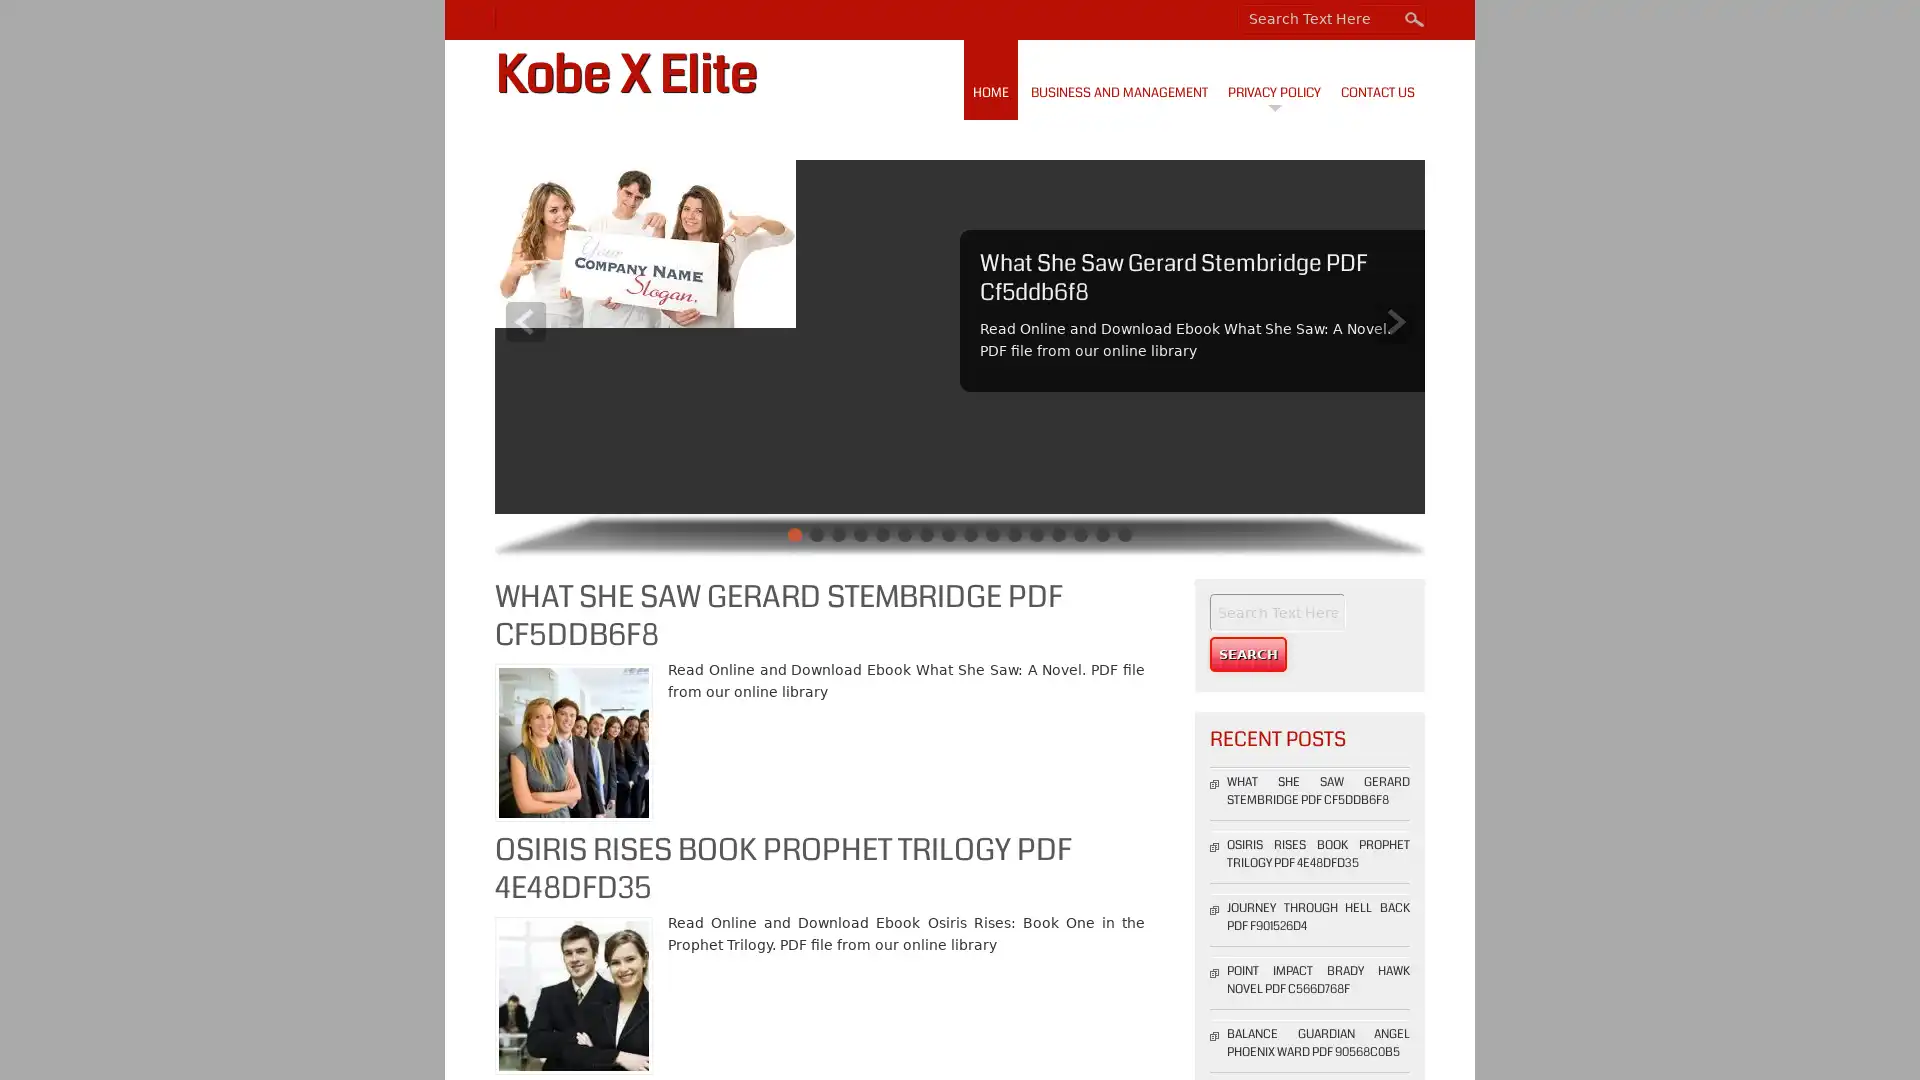 Image resolution: width=1920 pixels, height=1080 pixels. I want to click on Search, so click(1247, 654).